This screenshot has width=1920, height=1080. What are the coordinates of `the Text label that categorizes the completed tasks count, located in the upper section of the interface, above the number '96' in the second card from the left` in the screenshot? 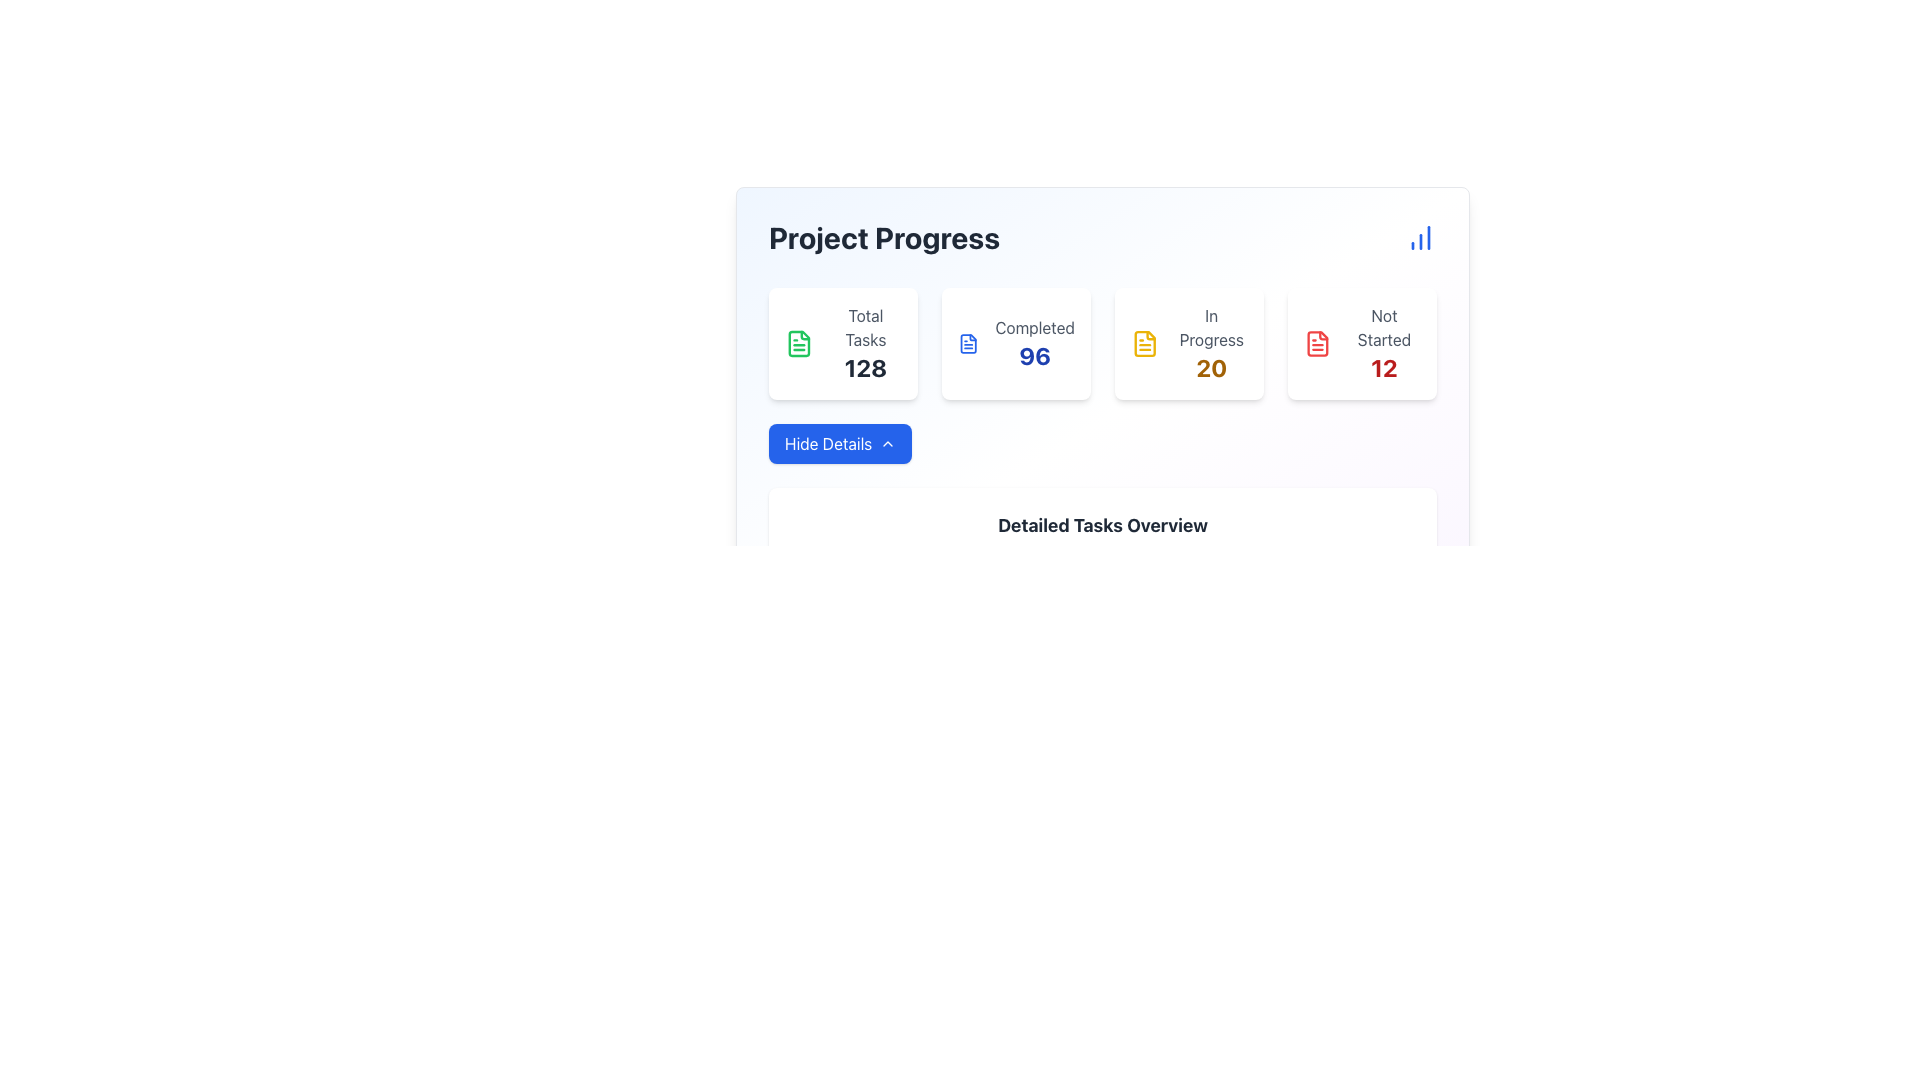 It's located at (1035, 326).